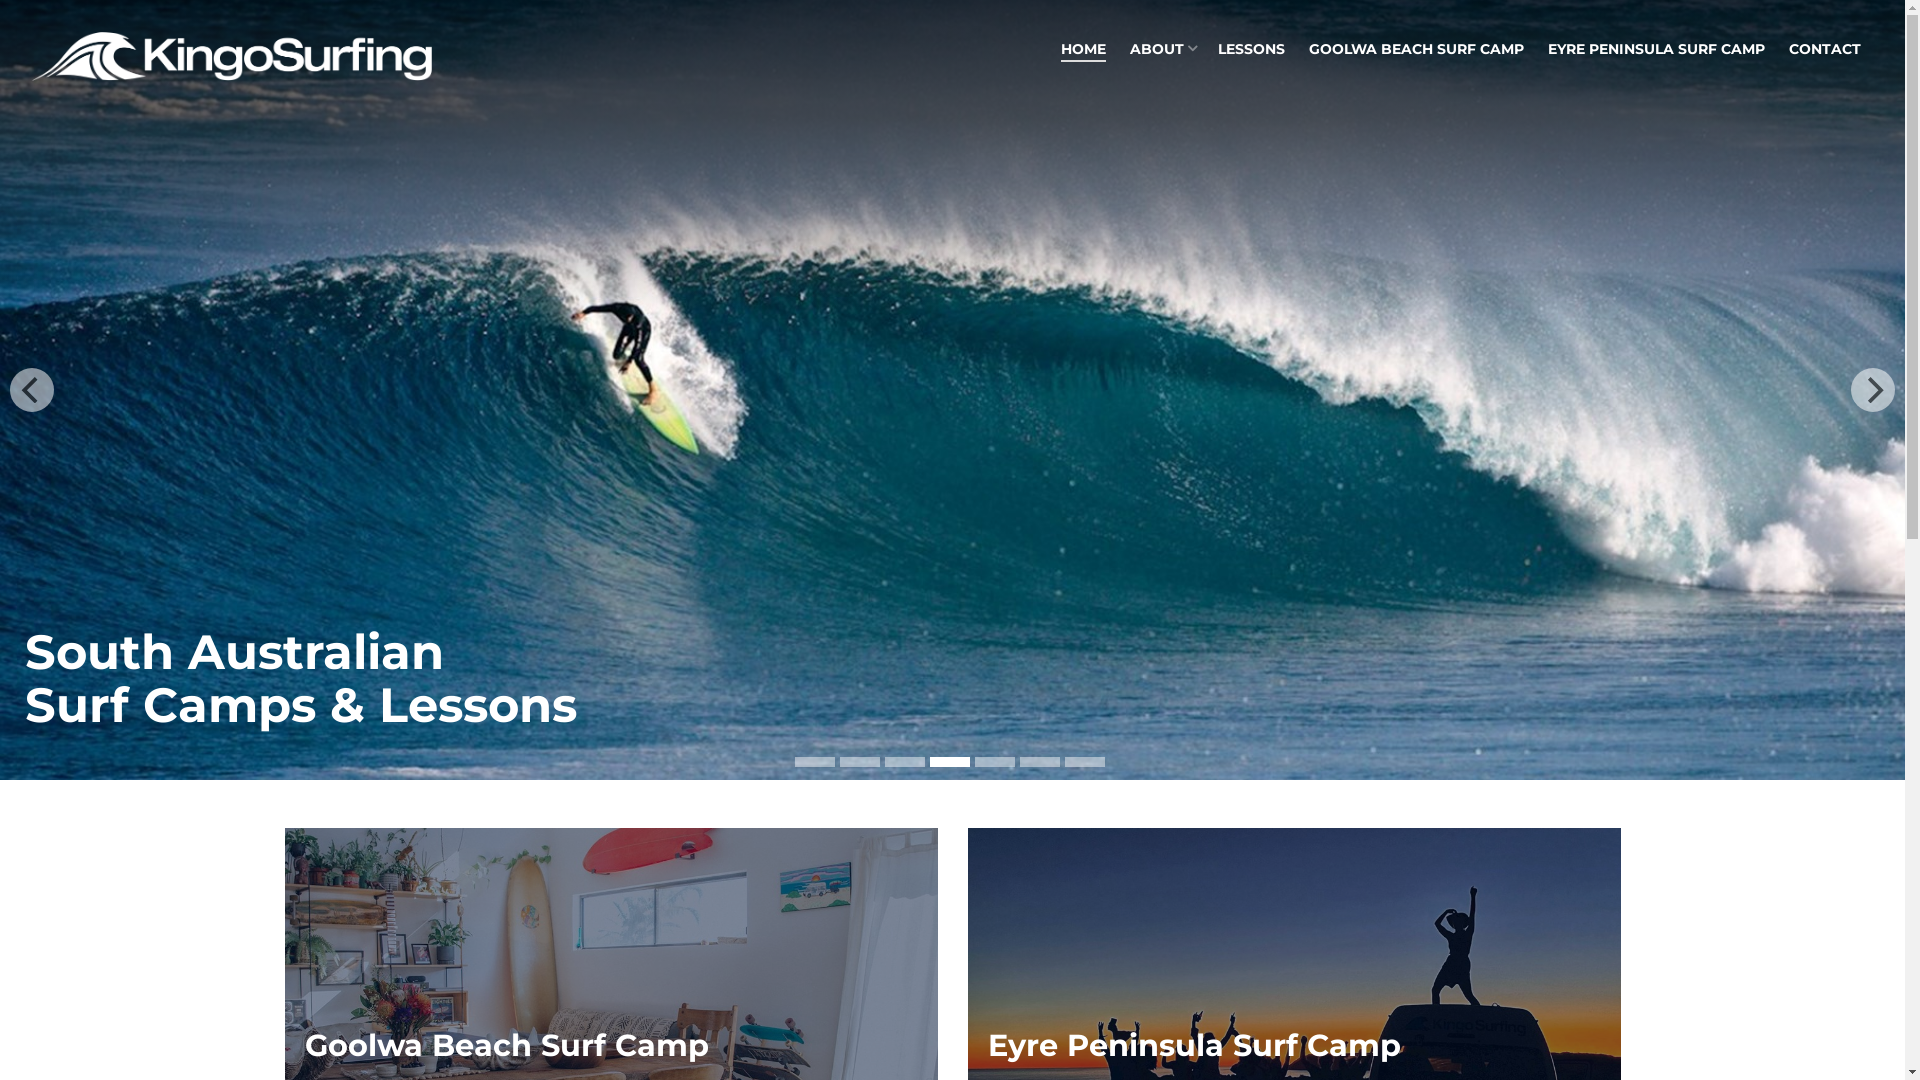  I want to click on 'ABOUT', so click(1161, 48).